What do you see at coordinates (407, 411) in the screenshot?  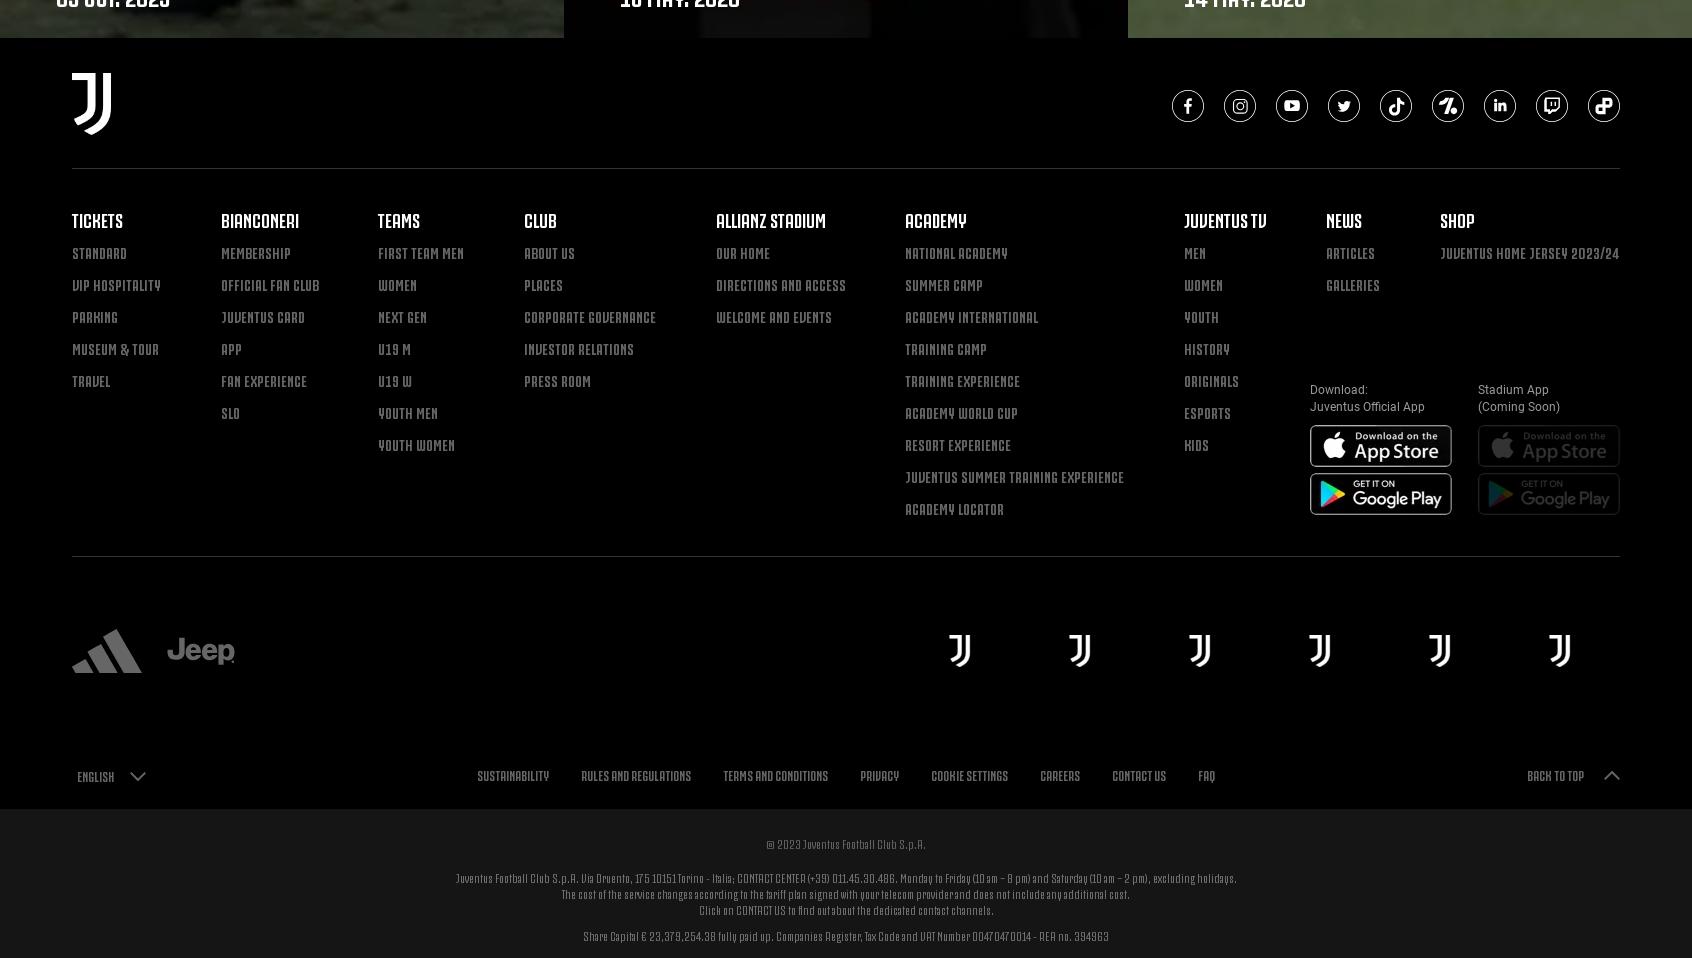 I see `'Youth Men'` at bounding box center [407, 411].